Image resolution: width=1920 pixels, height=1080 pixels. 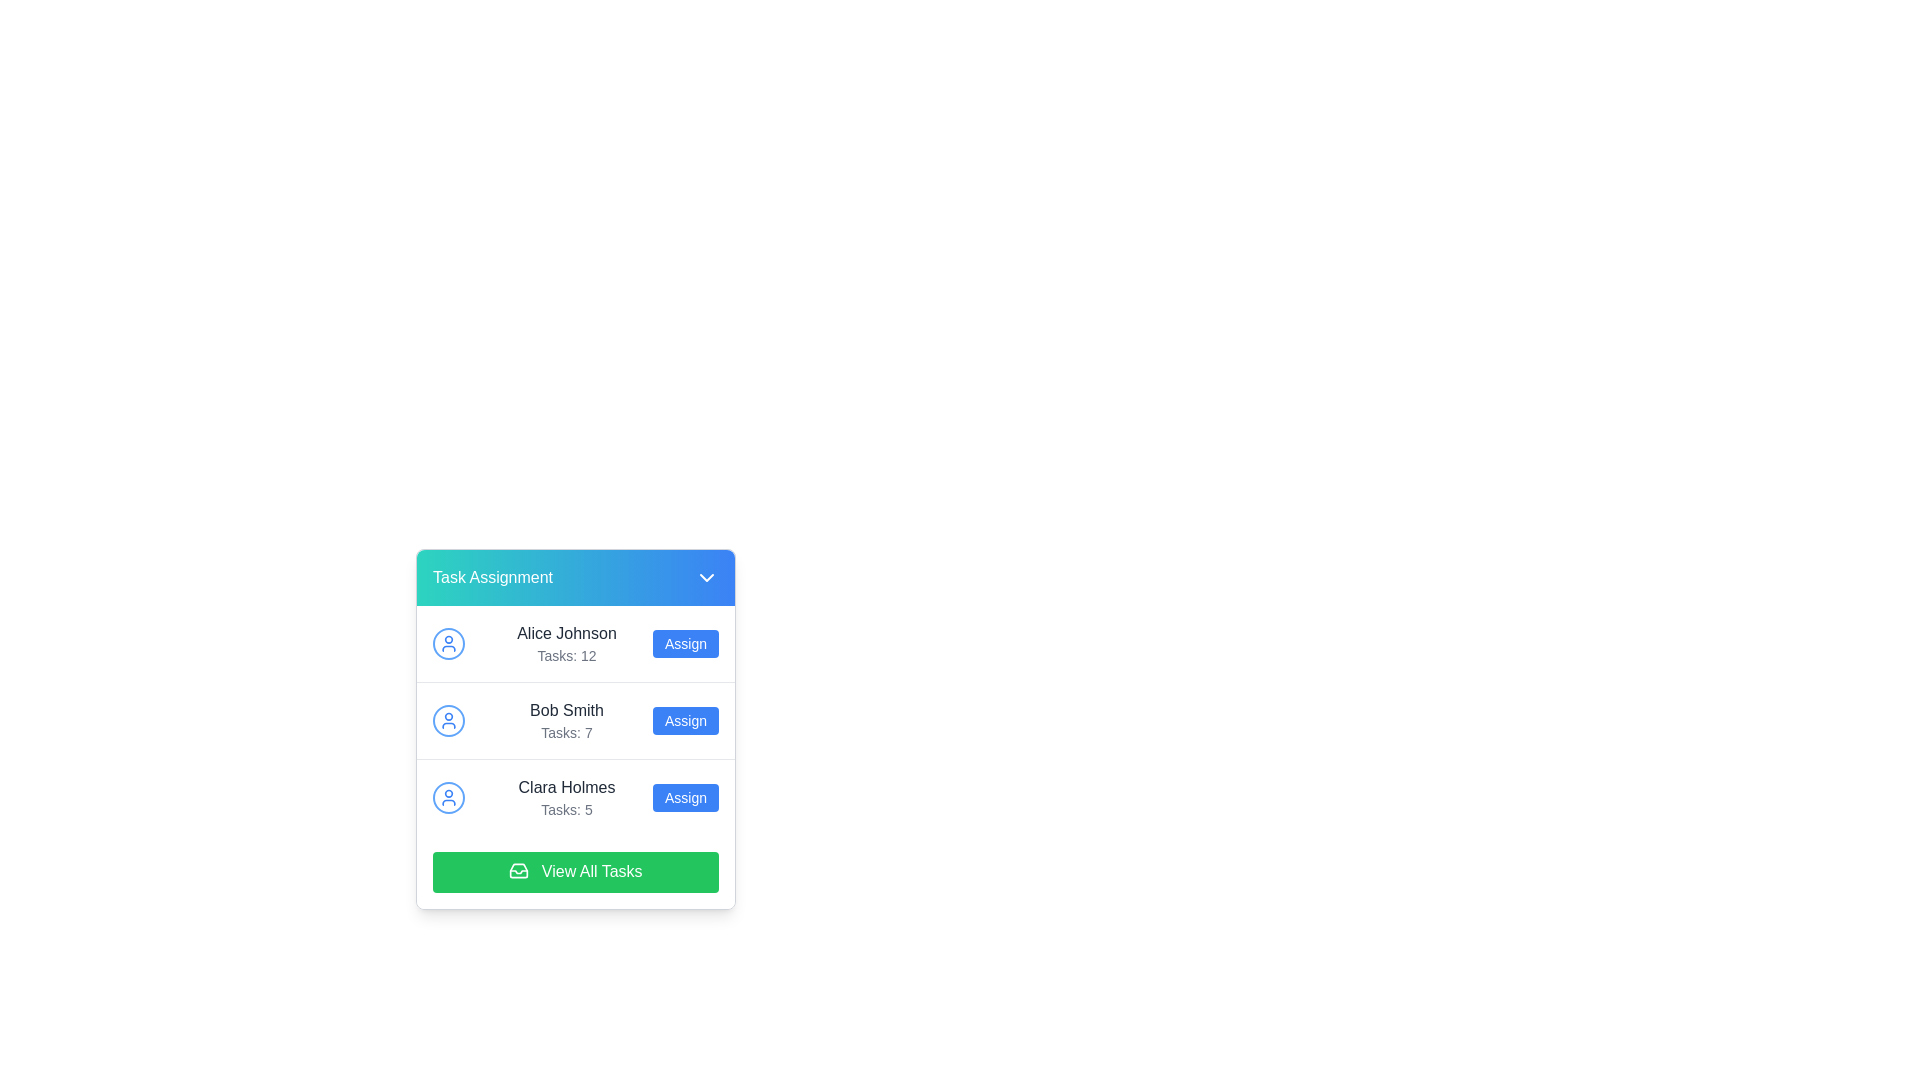 What do you see at coordinates (565, 721) in the screenshot?
I see `the text display that shows 'Bob Smith' with 'Tasks: 7' underneath it, located in the middle row of the list section under 'Task Assignment'` at bounding box center [565, 721].